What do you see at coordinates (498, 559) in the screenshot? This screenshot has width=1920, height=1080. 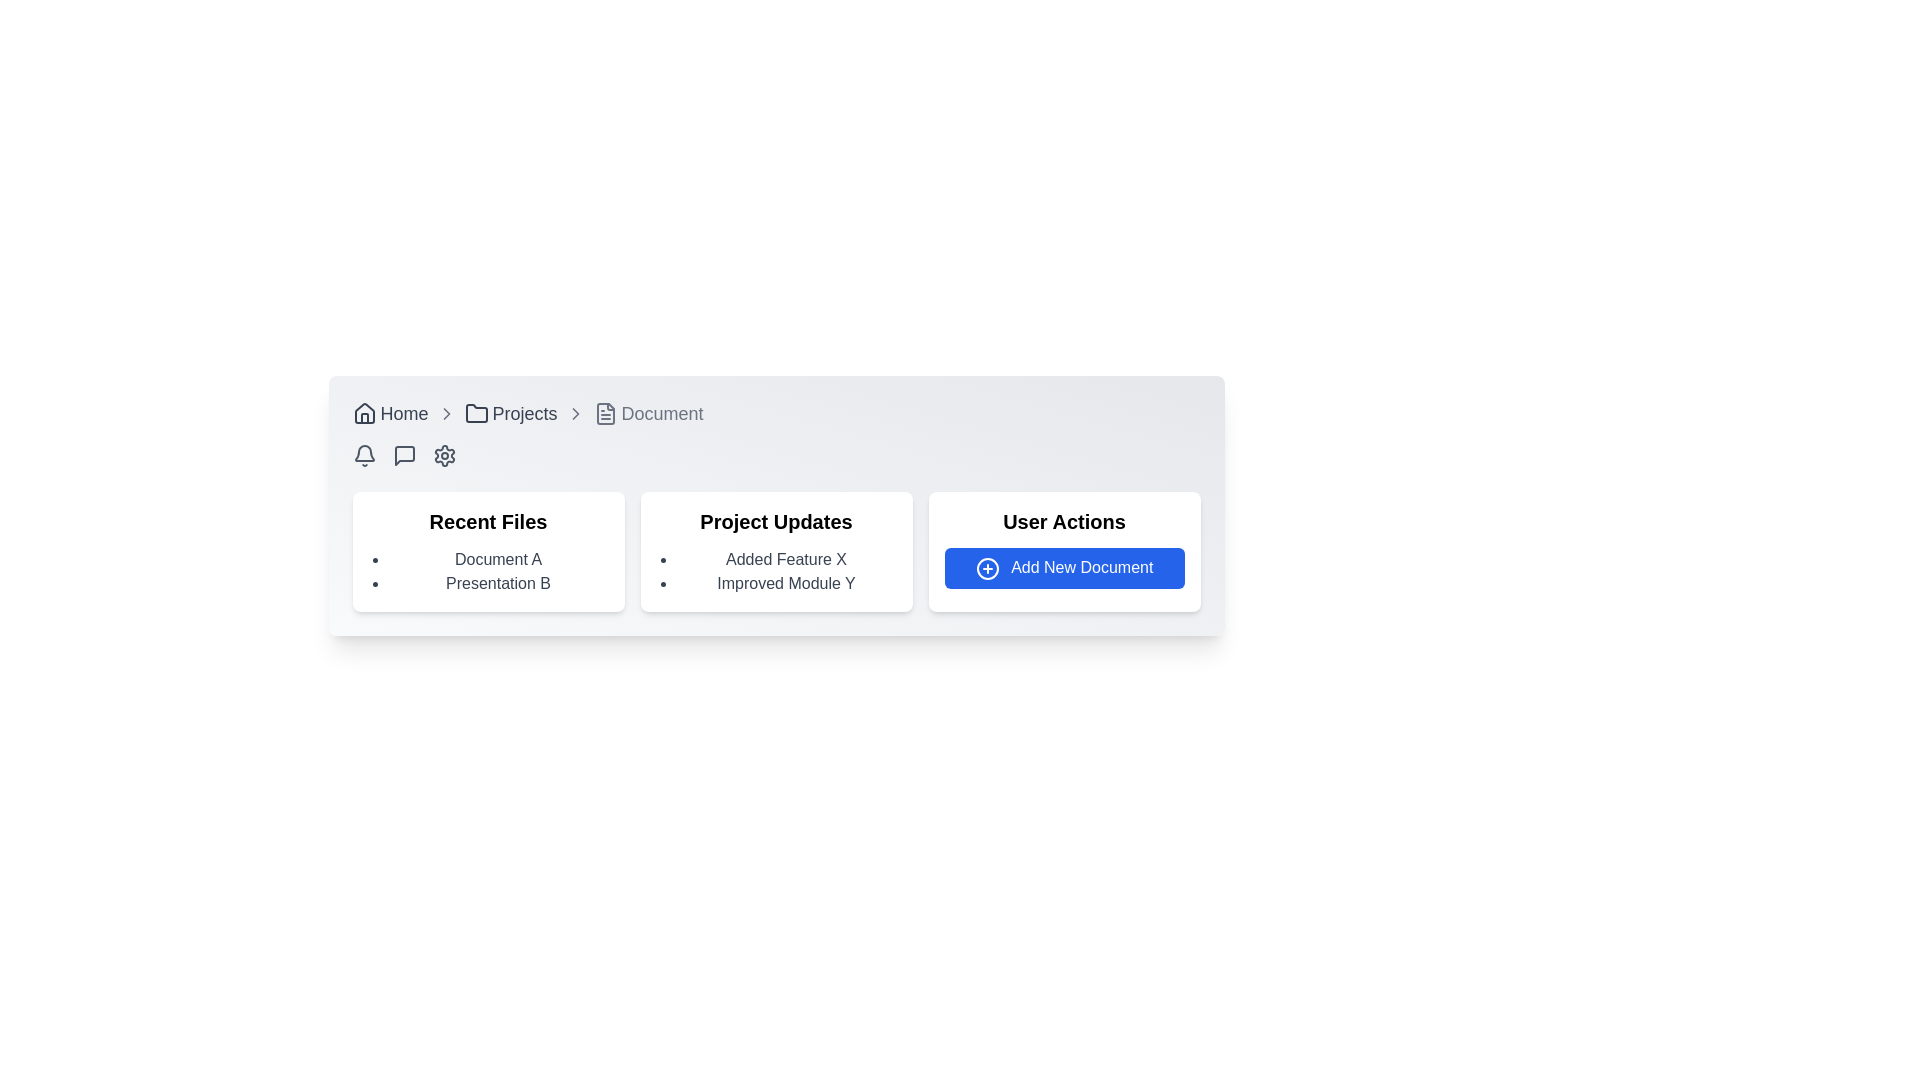 I see `the text label displaying 'Document A' in the 'Recent Files' section, which is the first item in a bulleted list` at bounding box center [498, 559].